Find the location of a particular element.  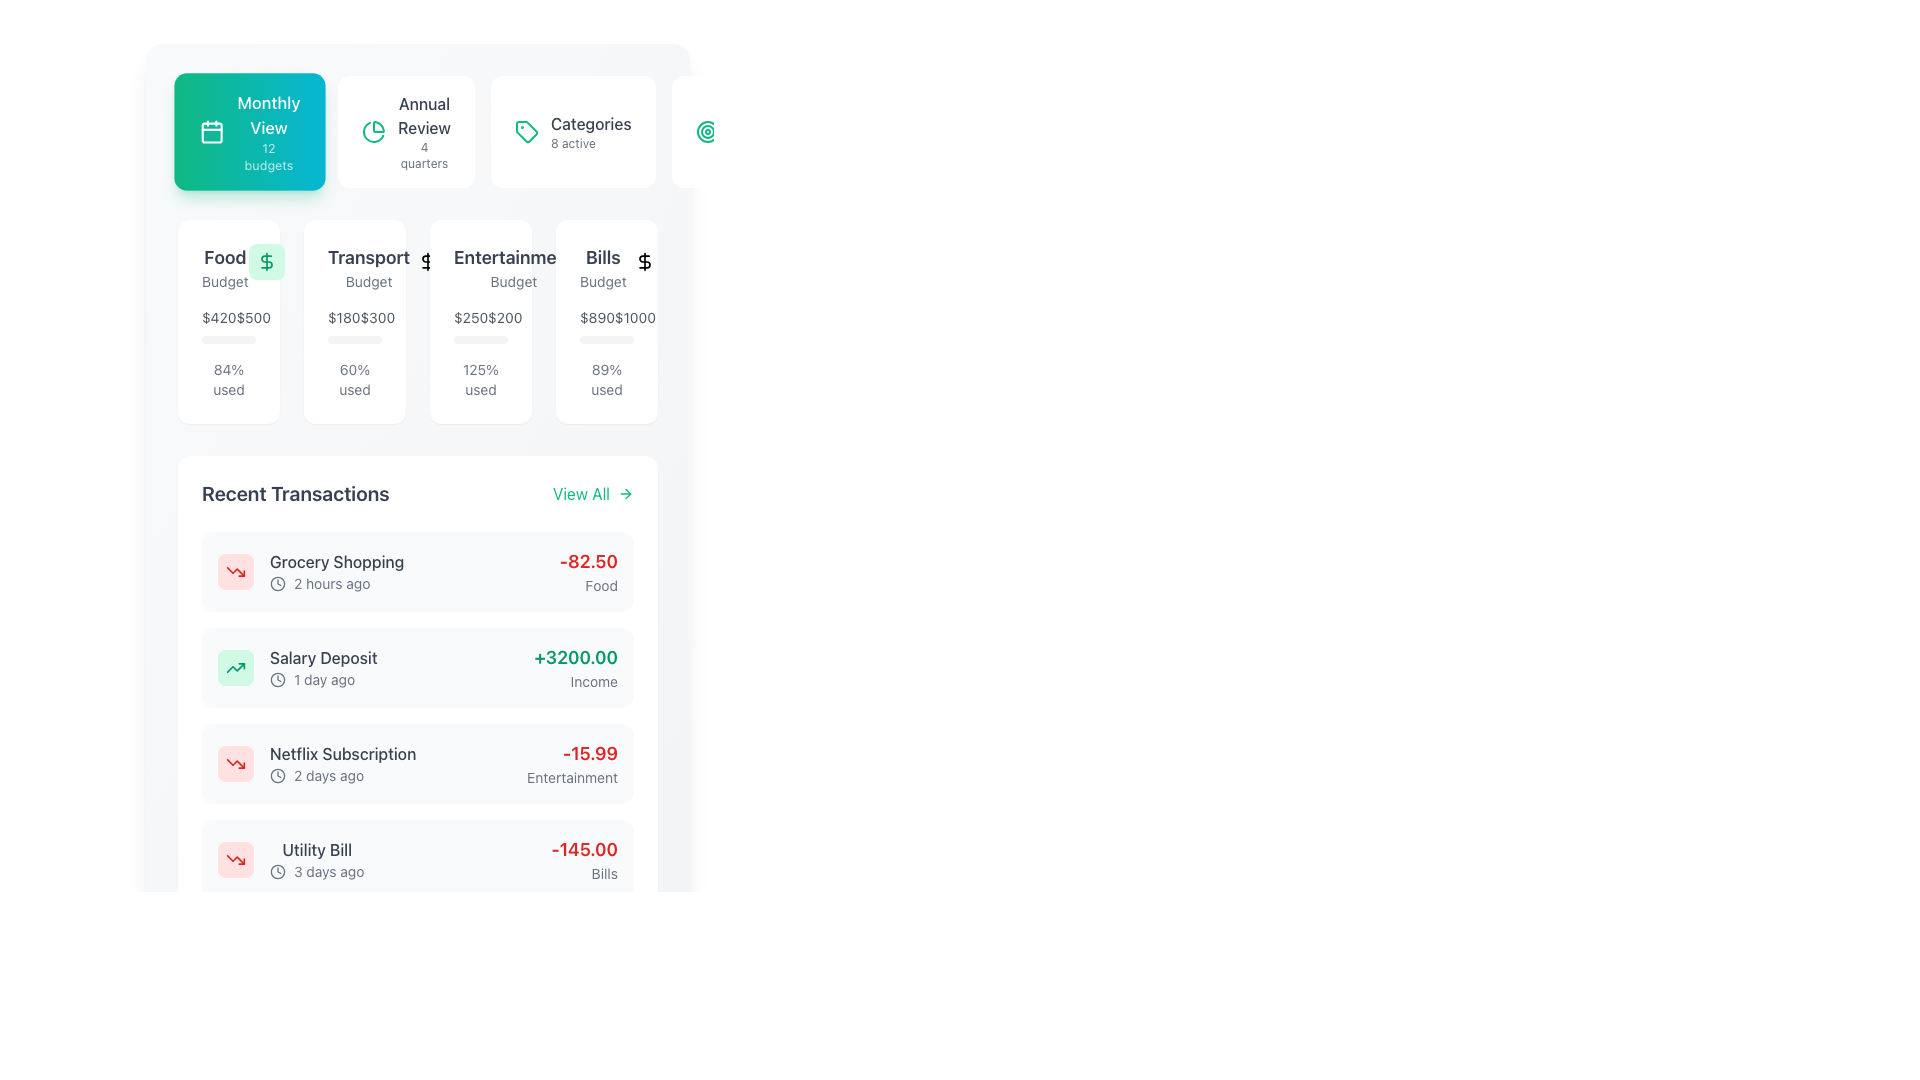

the small rounded icon with a green dollar sign in a light green circular background, located to the right of the 'Food' text under the 'Food Budget' section is located at coordinates (265, 261).